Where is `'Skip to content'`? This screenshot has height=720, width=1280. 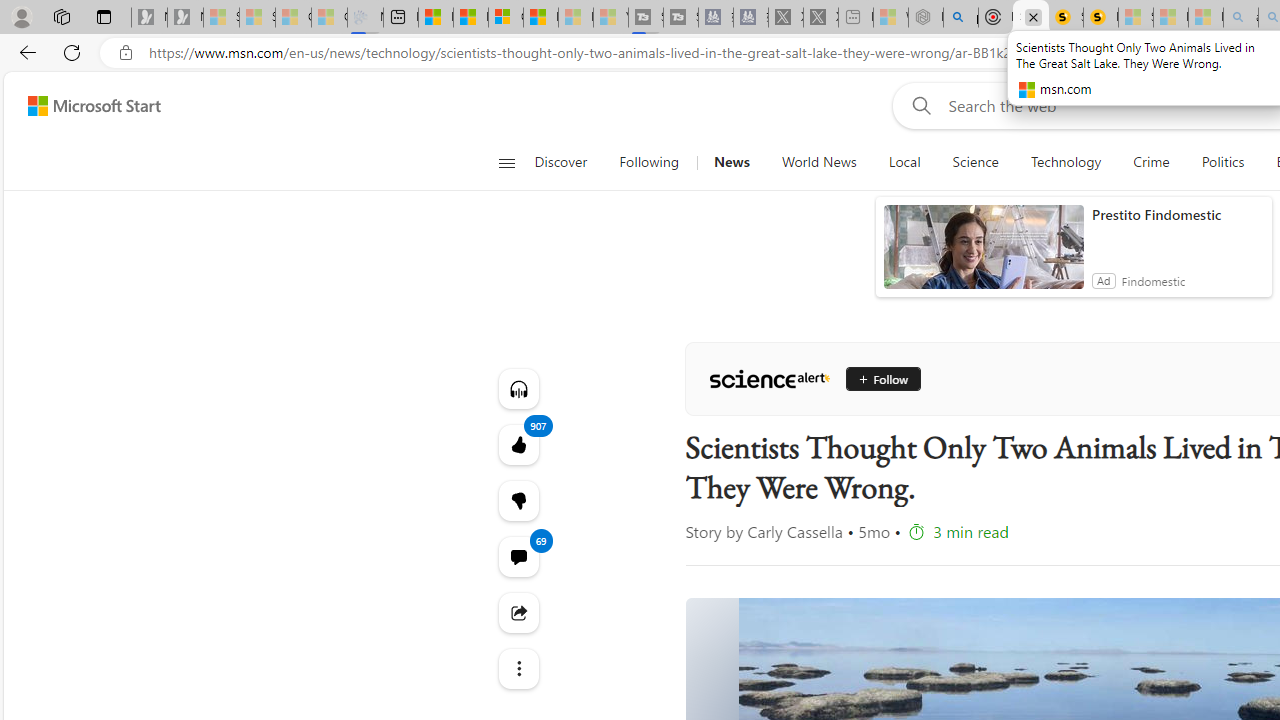 'Skip to content' is located at coordinates (86, 105).